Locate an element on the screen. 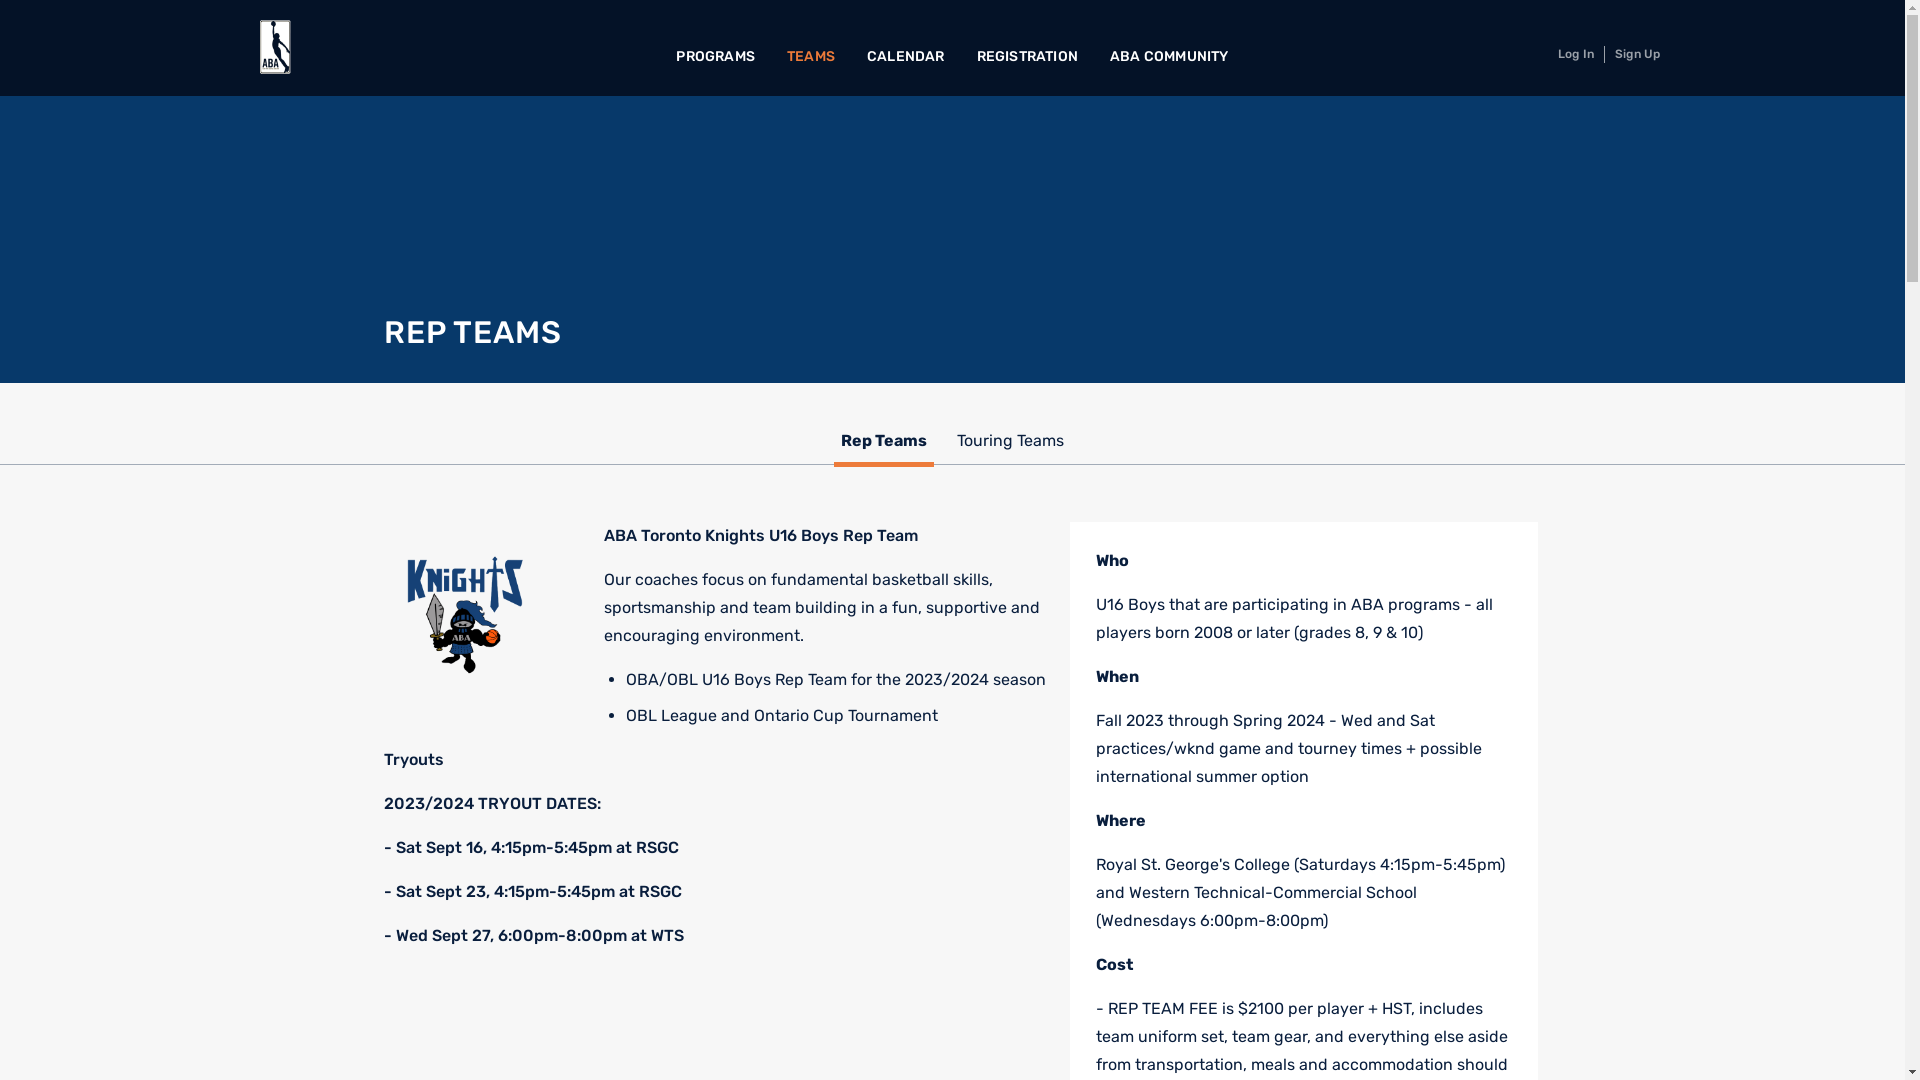 Image resolution: width=1920 pixels, height=1080 pixels. 'Log In' is located at coordinates (1574, 53).